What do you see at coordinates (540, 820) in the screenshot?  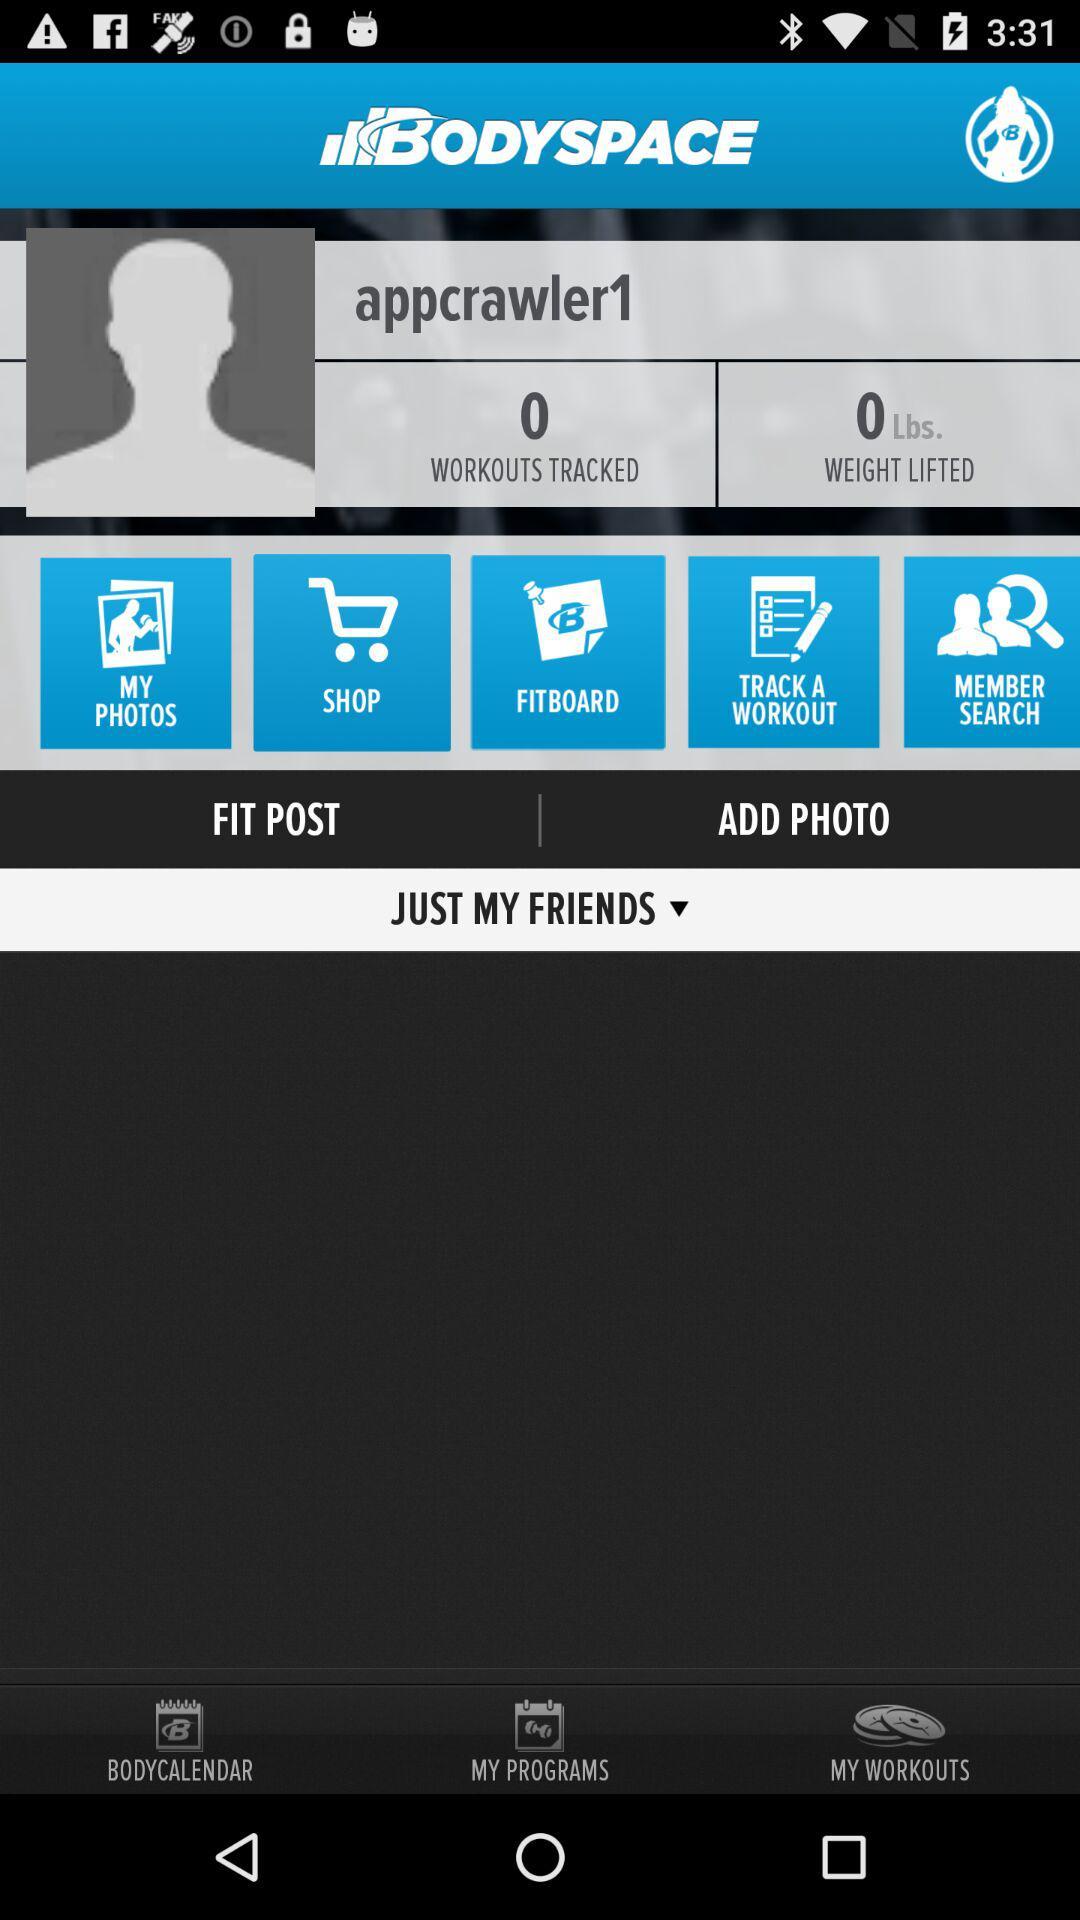 I see `the item next to fit post icon` at bounding box center [540, 820].